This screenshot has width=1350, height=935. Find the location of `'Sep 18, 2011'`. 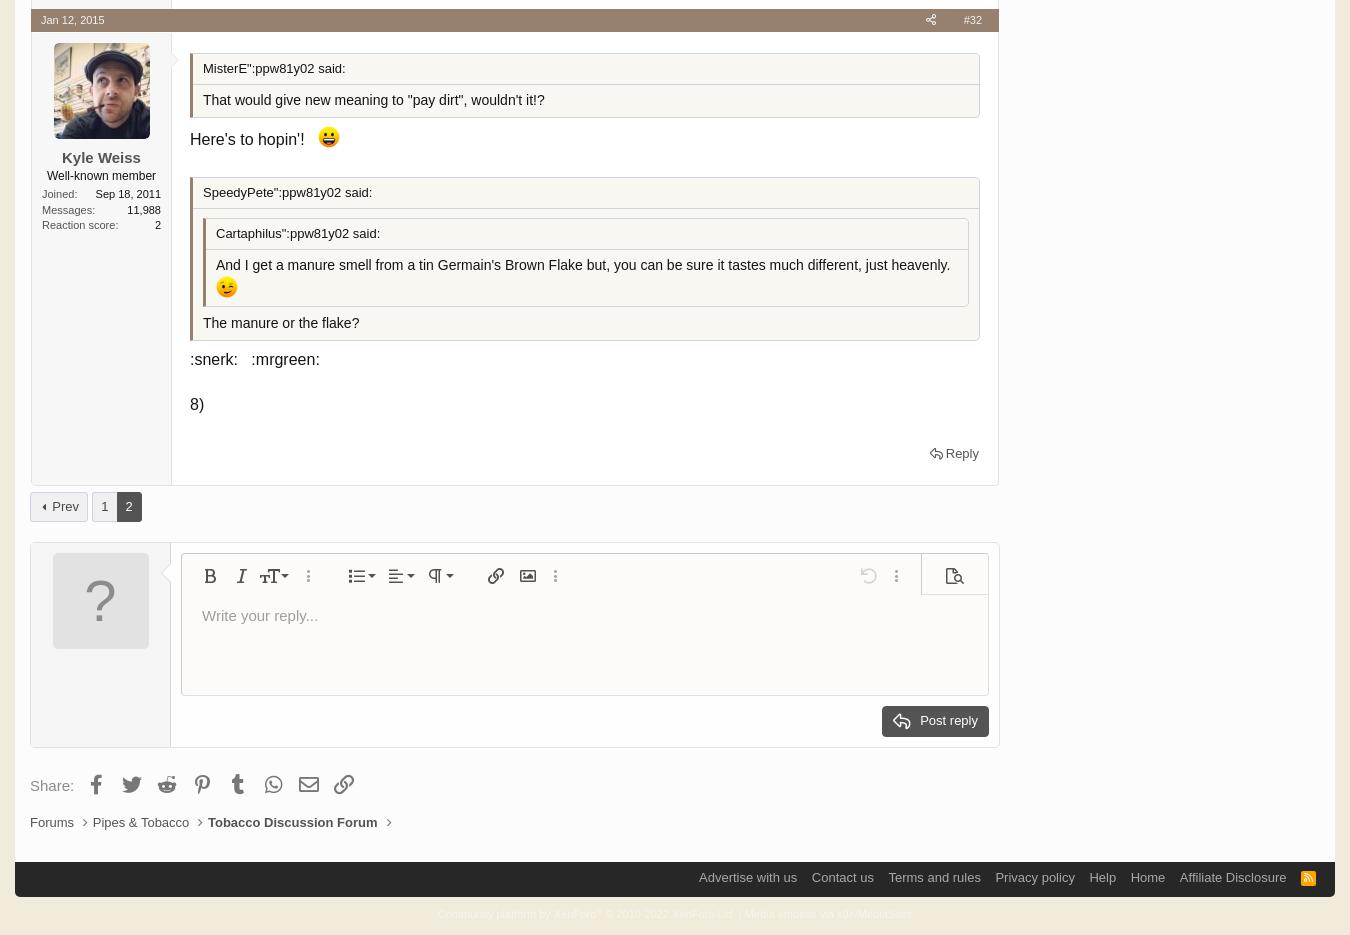

'Sep 18, 2011' is located at coordinates (127, 193).